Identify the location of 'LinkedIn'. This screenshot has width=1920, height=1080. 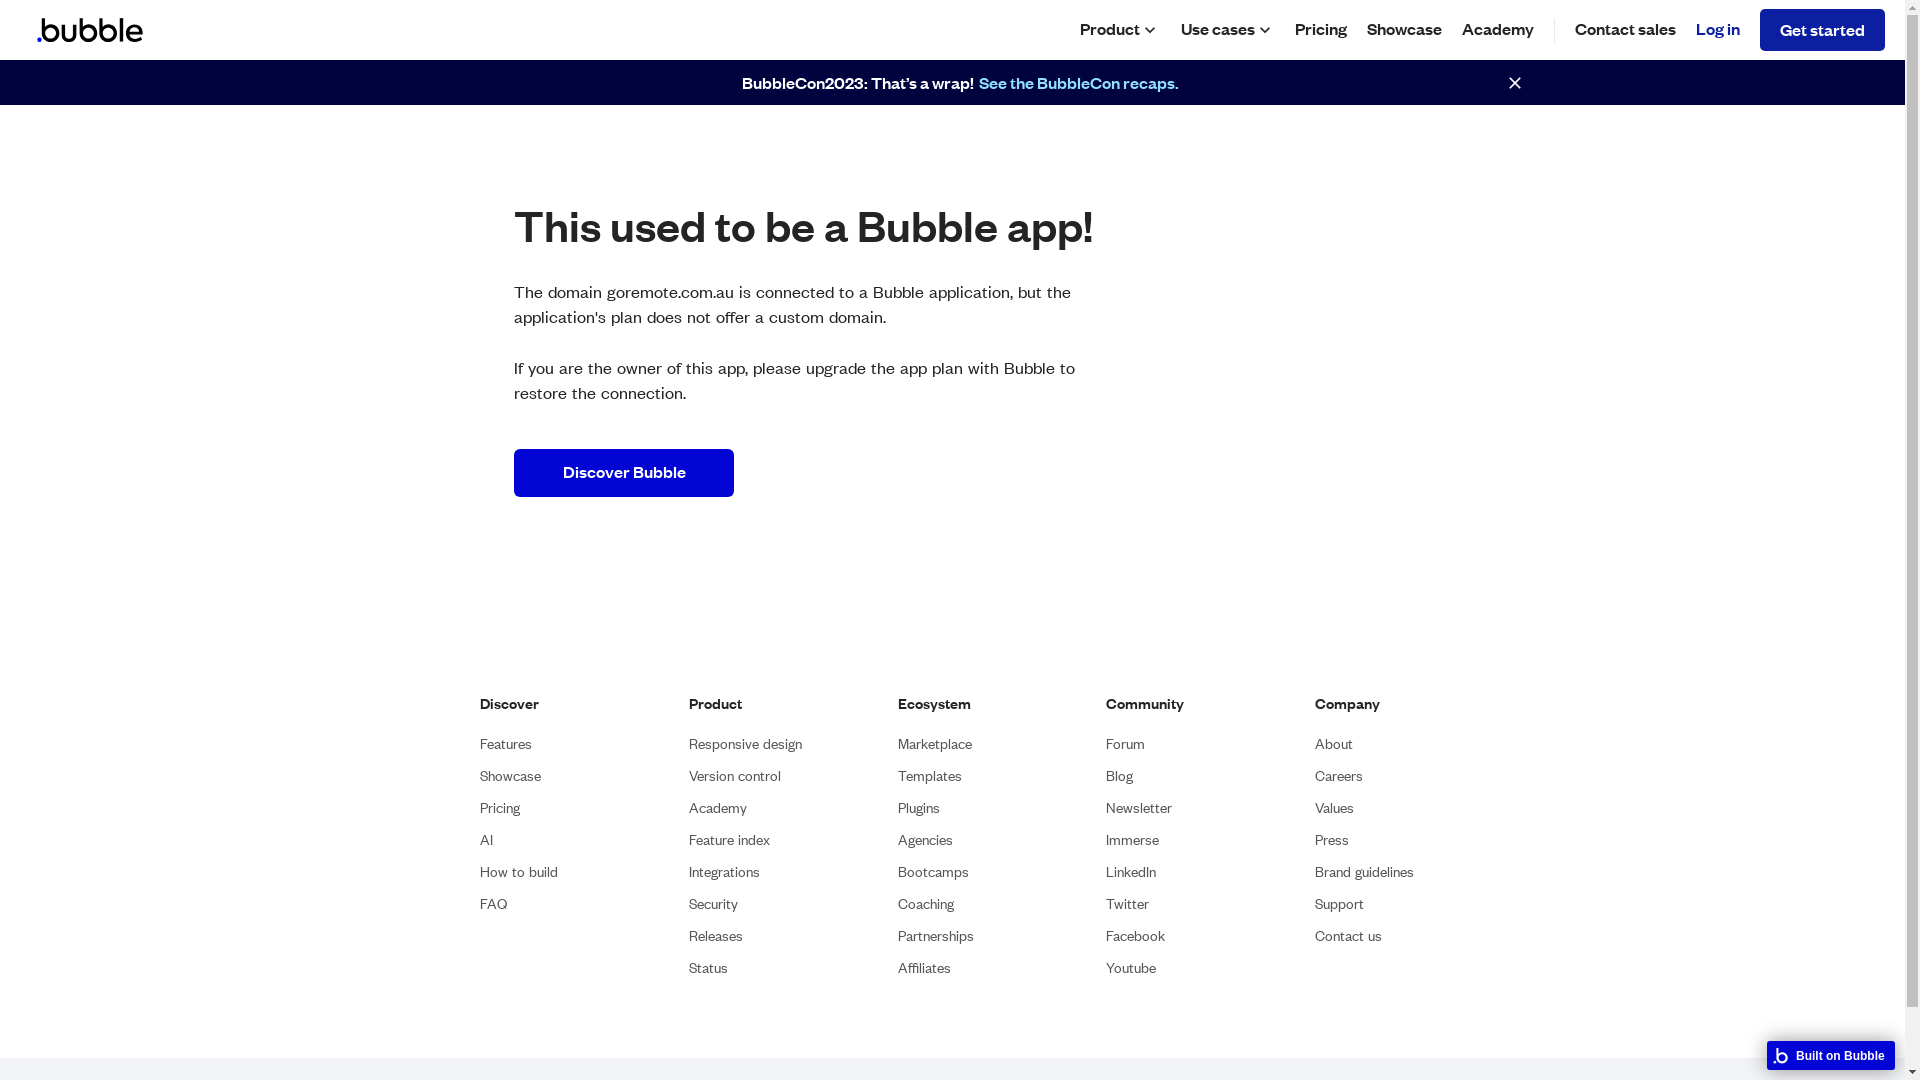
(1131, 870).